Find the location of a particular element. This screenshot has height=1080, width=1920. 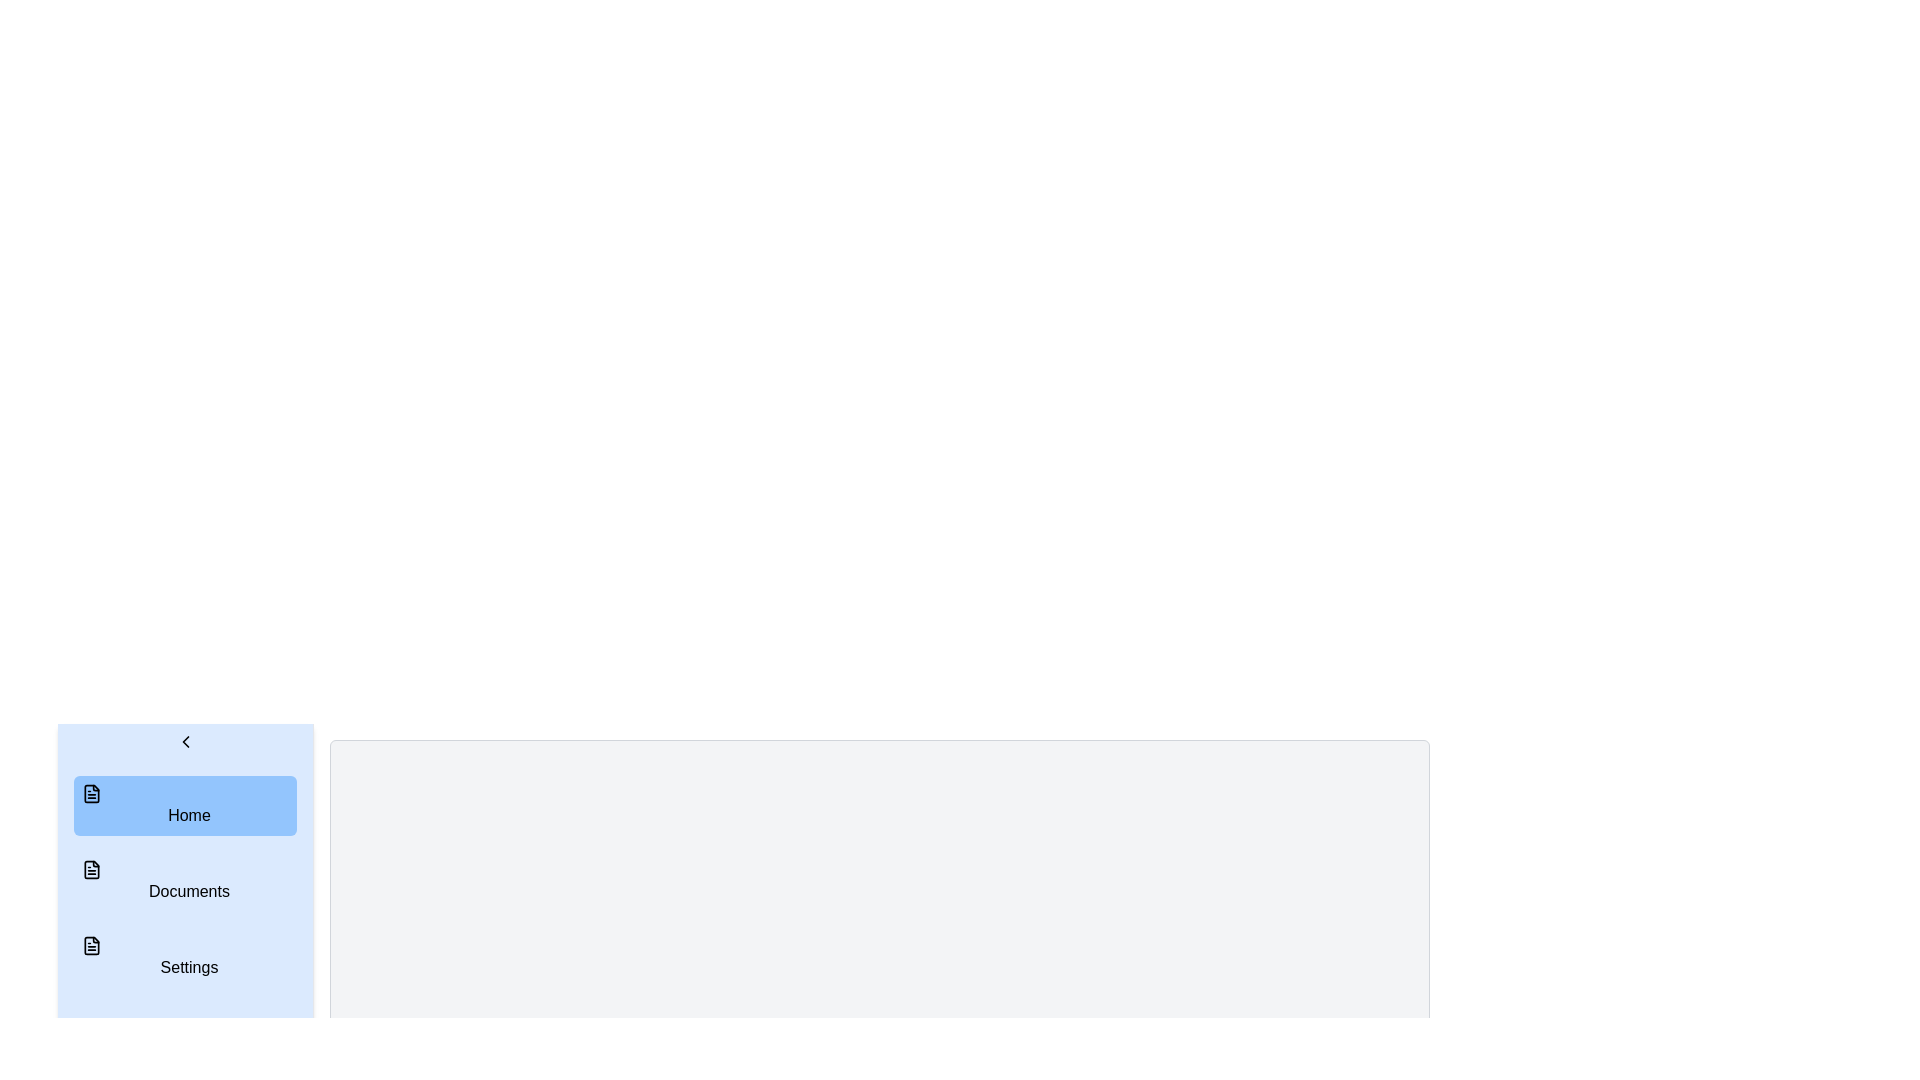

the 'Documents' button, which is a rectangular button with rounded corners, a light blue background, and black text, positioned below the 'Home' button and above the 'Settings' button is located at coordinates (185, 881).